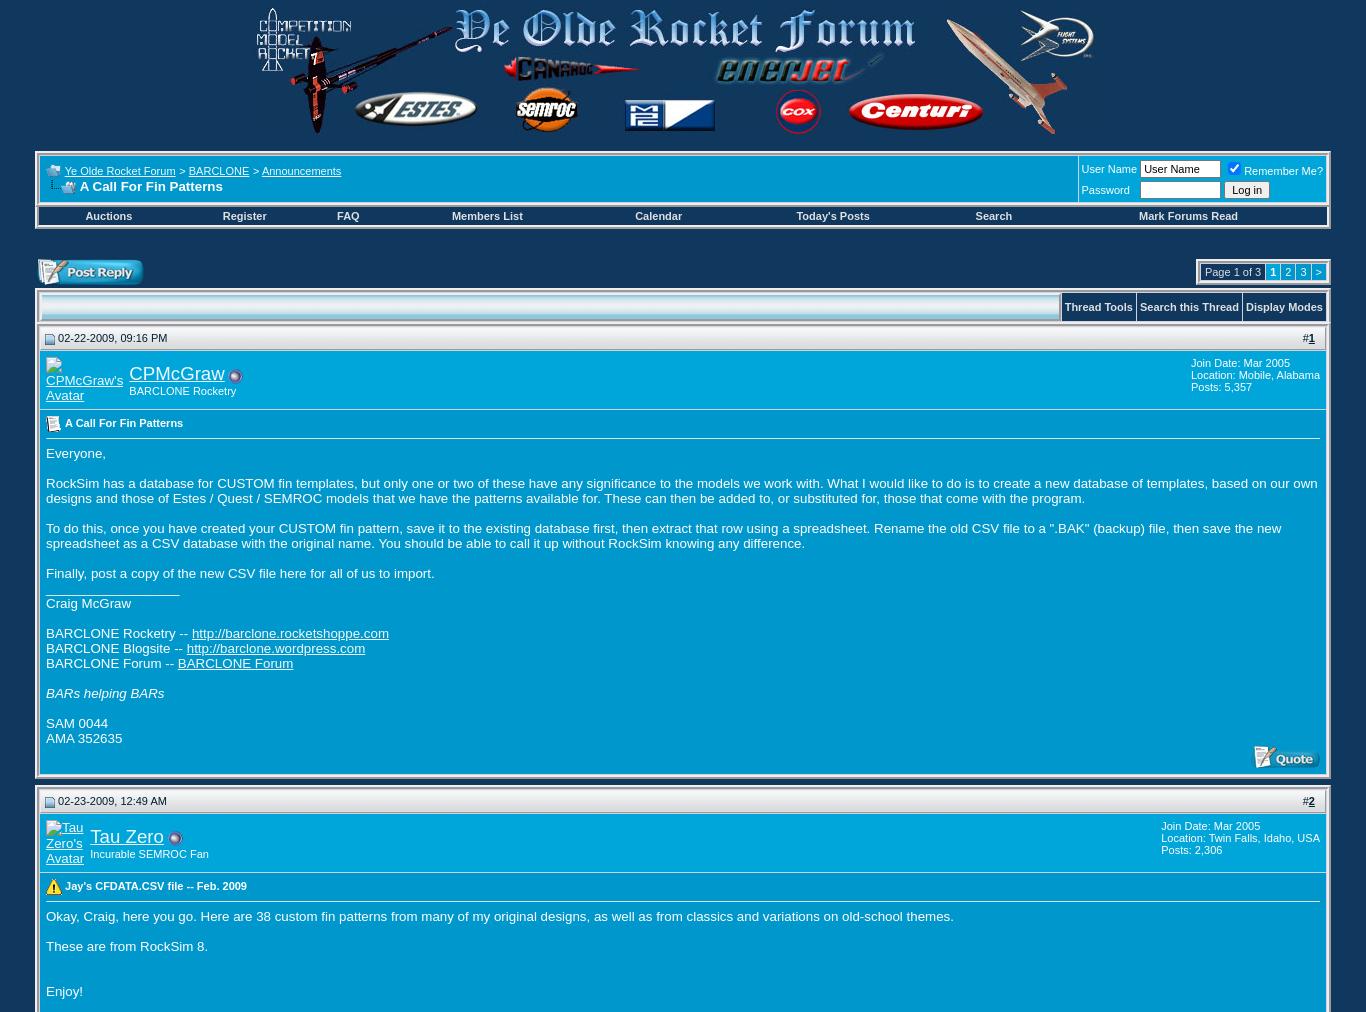  Describe the element at coordinates (127, 390) in the screenshot. I see `'BARCLONE Rocketry'` at that location.